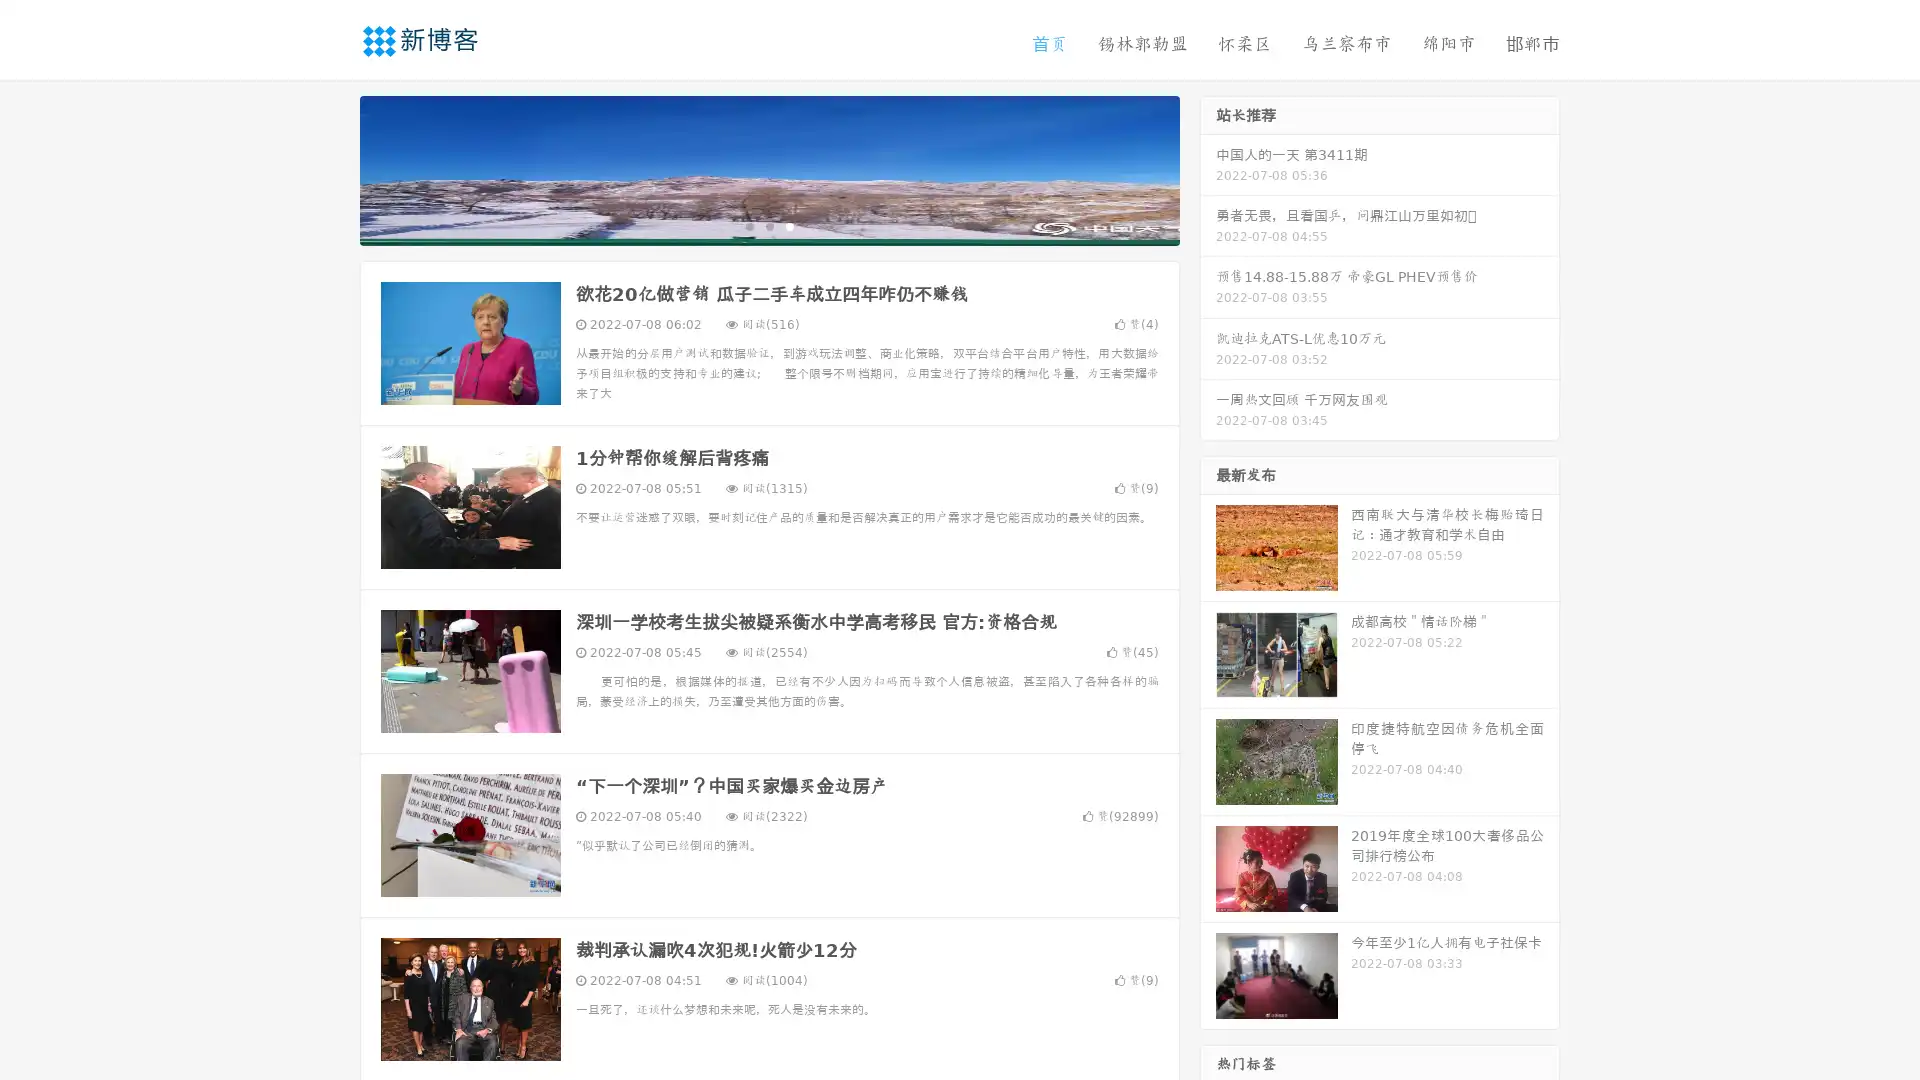 The image size is (1920, 1080). Describe the element at coordinates (768, 225) in the screenshot. I see `Go to slide 2` at that location.